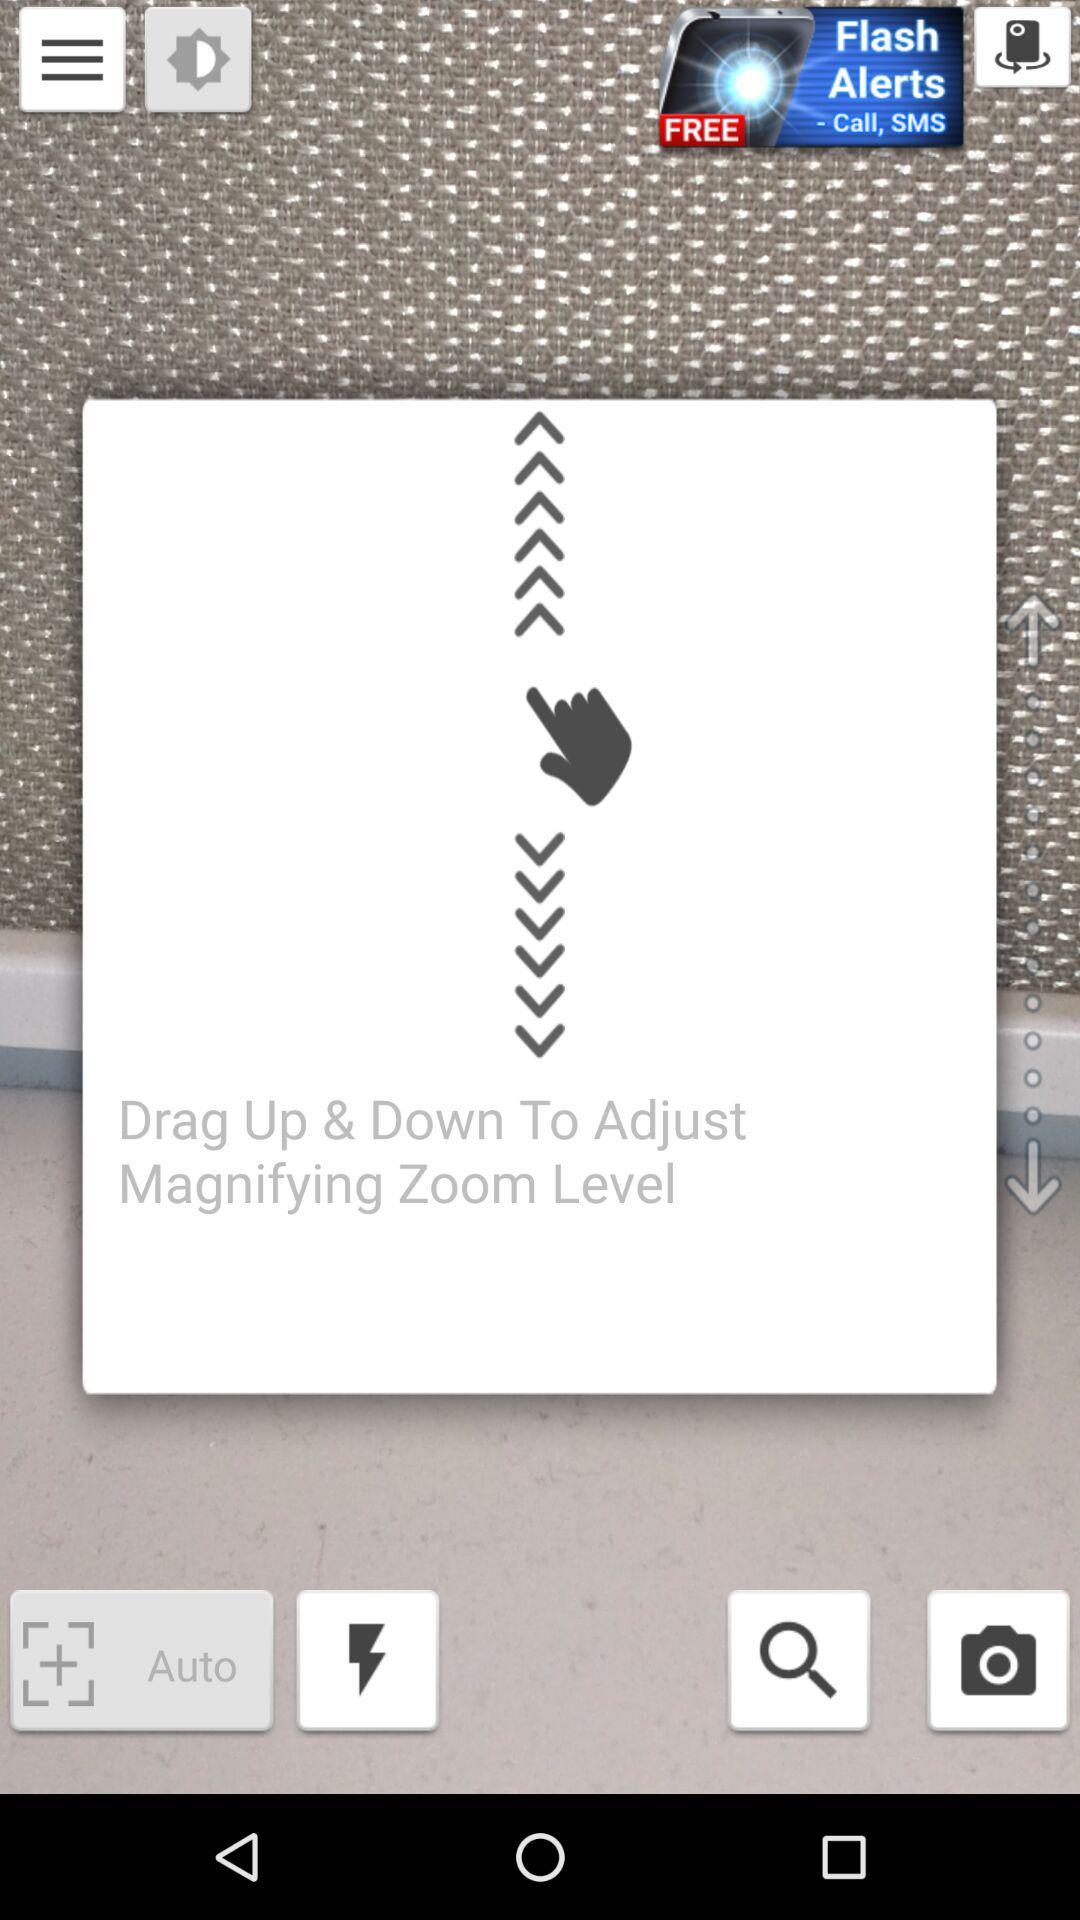 The height and width of the screenshot is (1920, 1080). Describe the element at coordinates (367, 1664) in the screenshot. I see `flash icon` at that location.